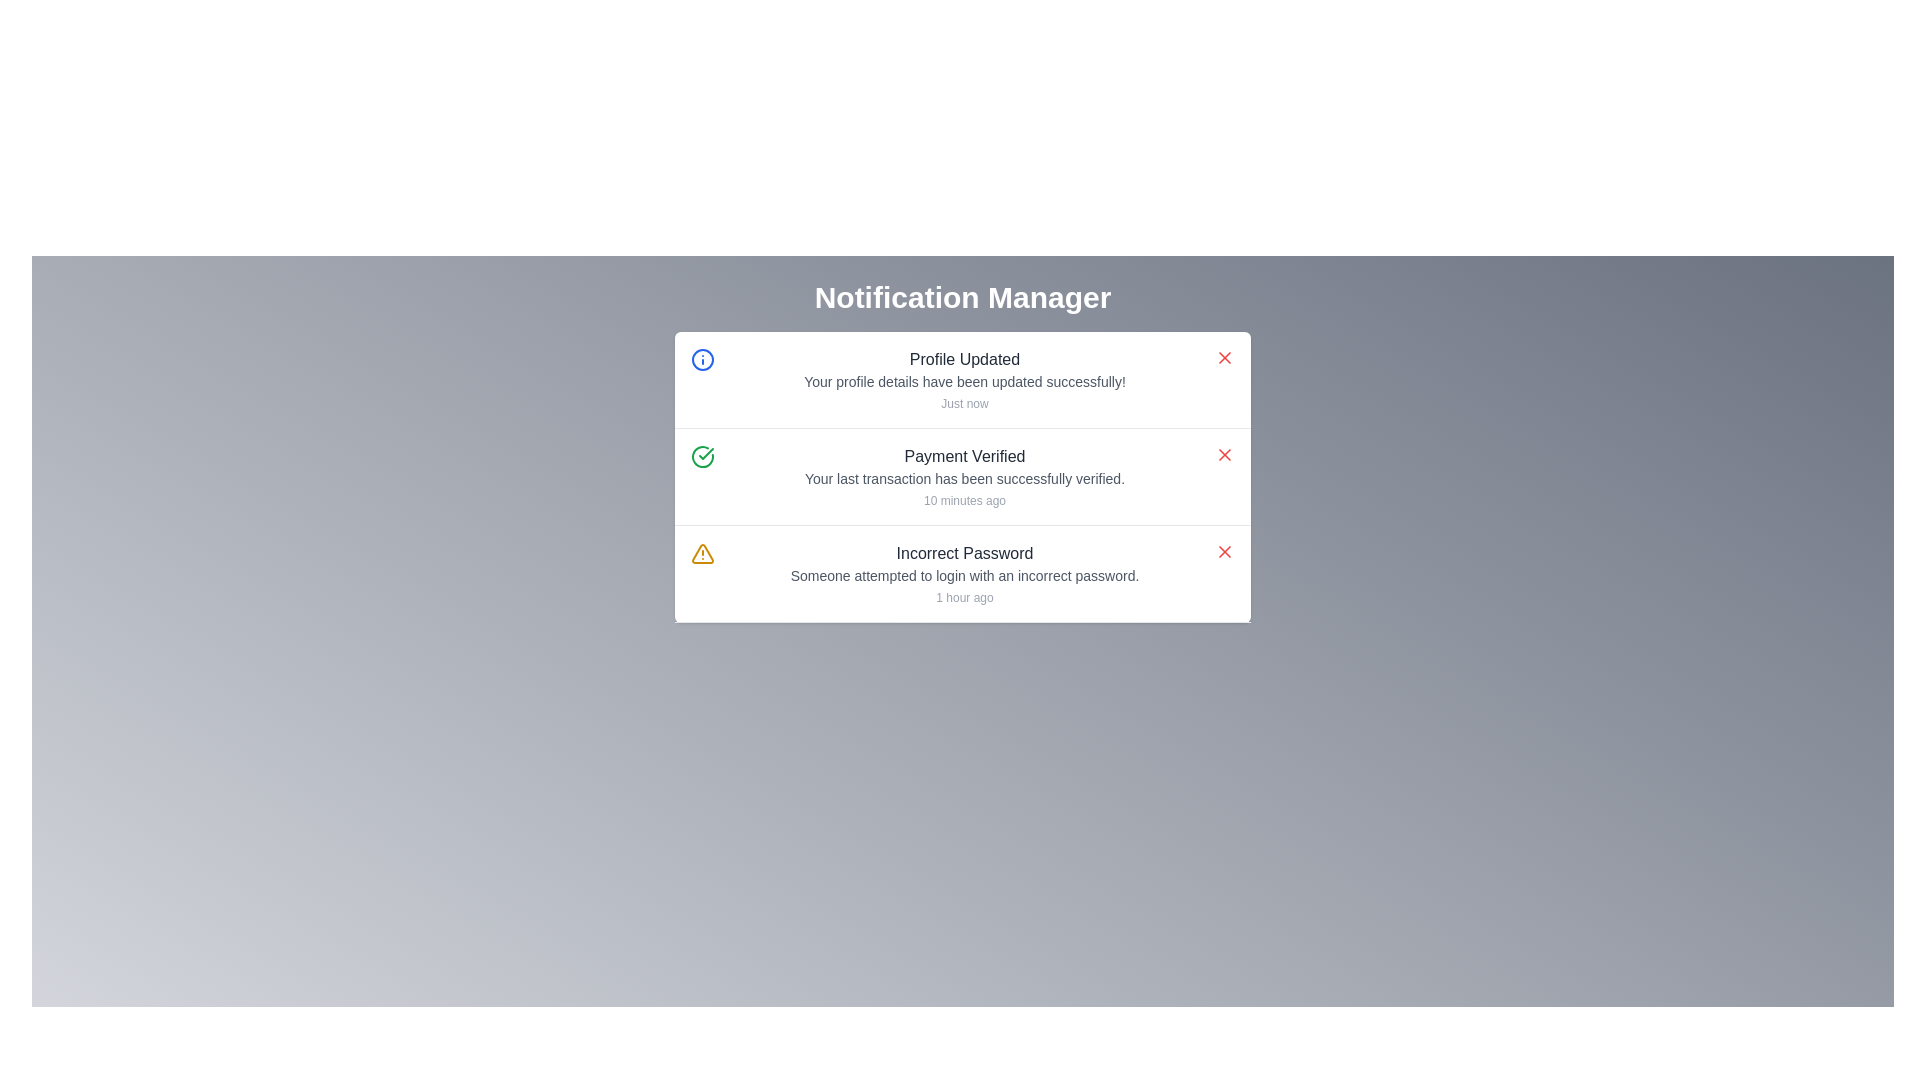 The width and height of the screenshot is (1920, 1080). What do you see at coordinates (702, 456) in the screenshot?
I see `the visual confirmation icon for successful payment verification located to the left of the 'Payment Verified' text in the second notification card under 'Notification Manager'` at bounding box center [702, 456].